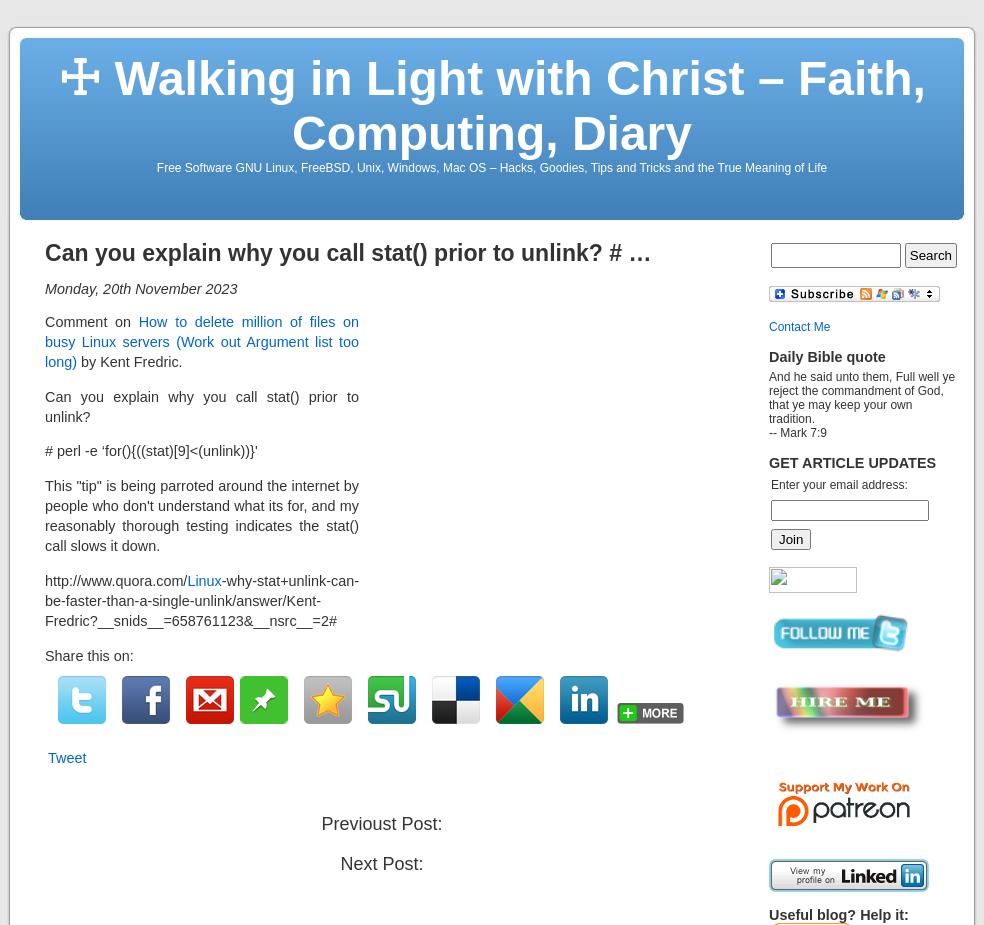 The height and width of the screenshot is (925, 984). Describe the element at coordinates (43, 340) in the screenshot. I see `'How to delete million of files on busy Linux servers (Work out Argument list too long)'` at that location.